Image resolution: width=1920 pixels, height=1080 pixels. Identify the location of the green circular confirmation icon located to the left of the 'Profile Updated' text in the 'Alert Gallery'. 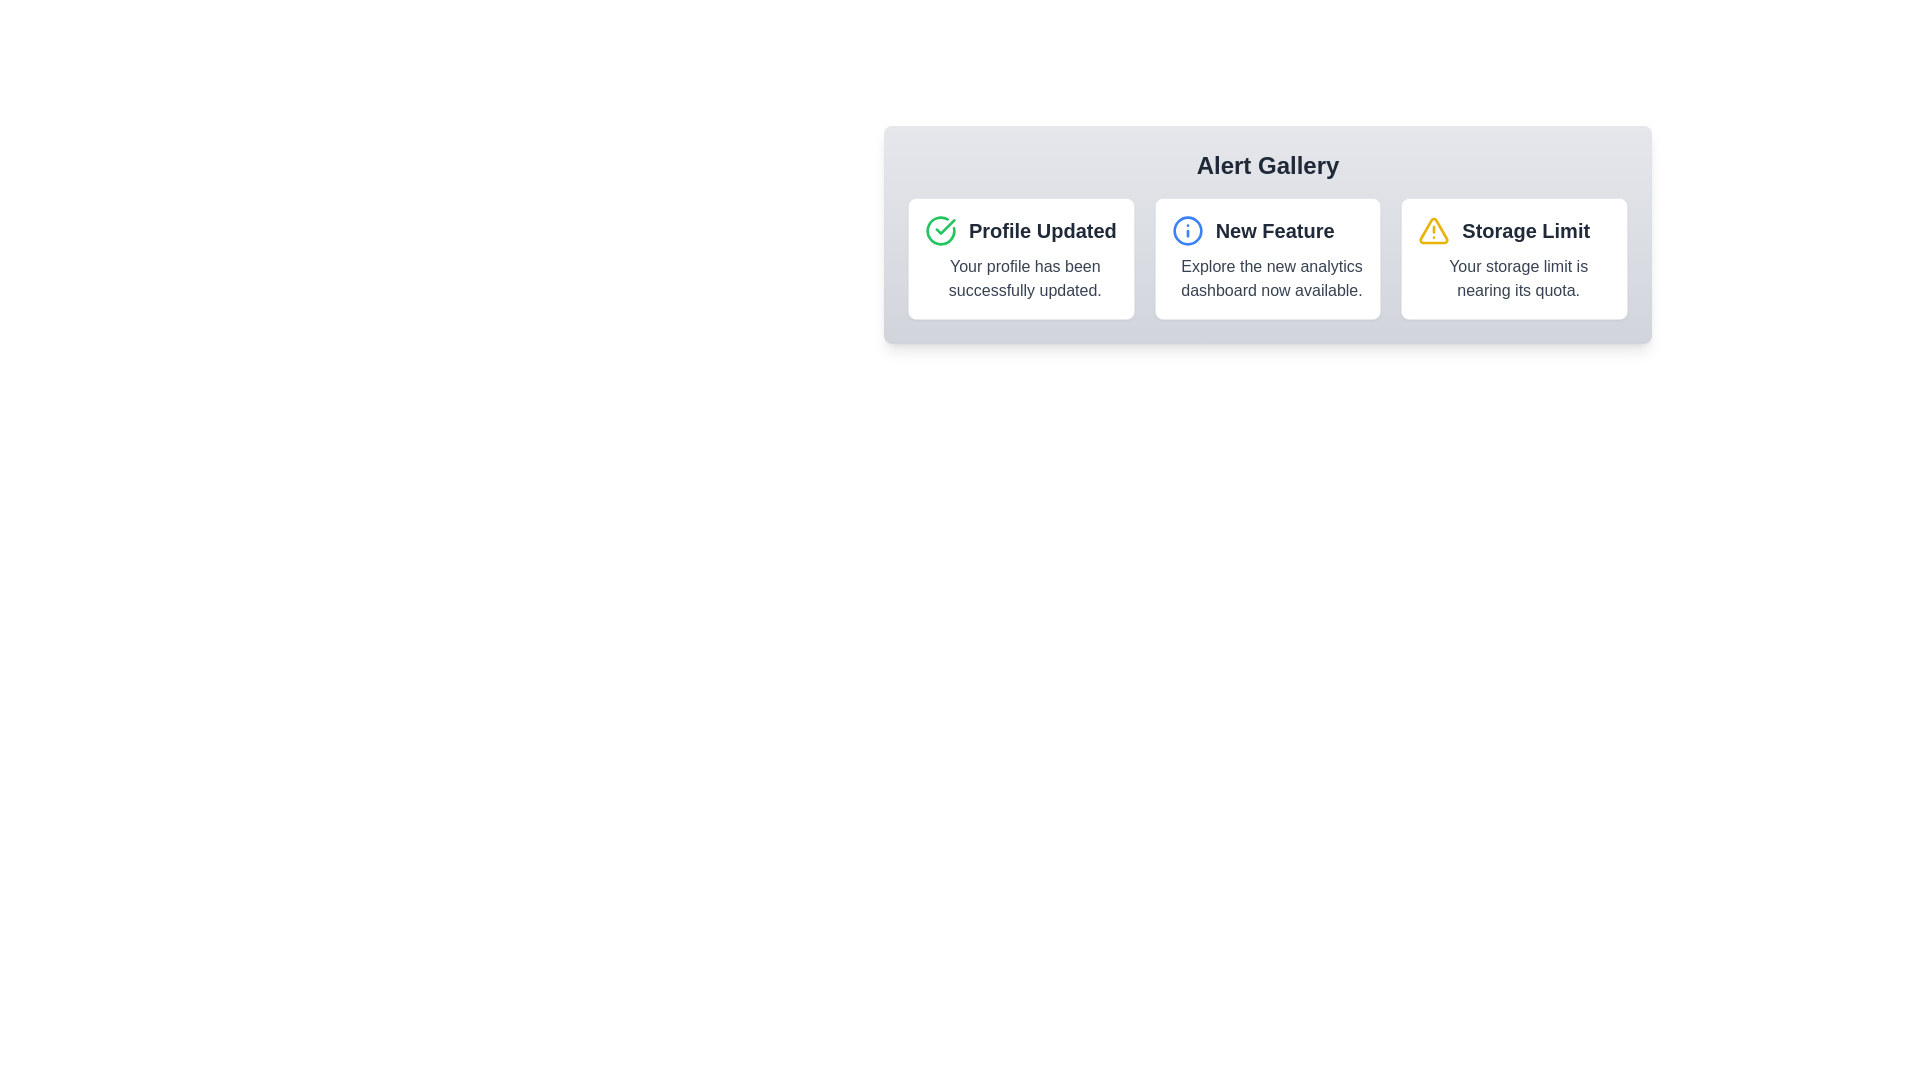
(939, 230).